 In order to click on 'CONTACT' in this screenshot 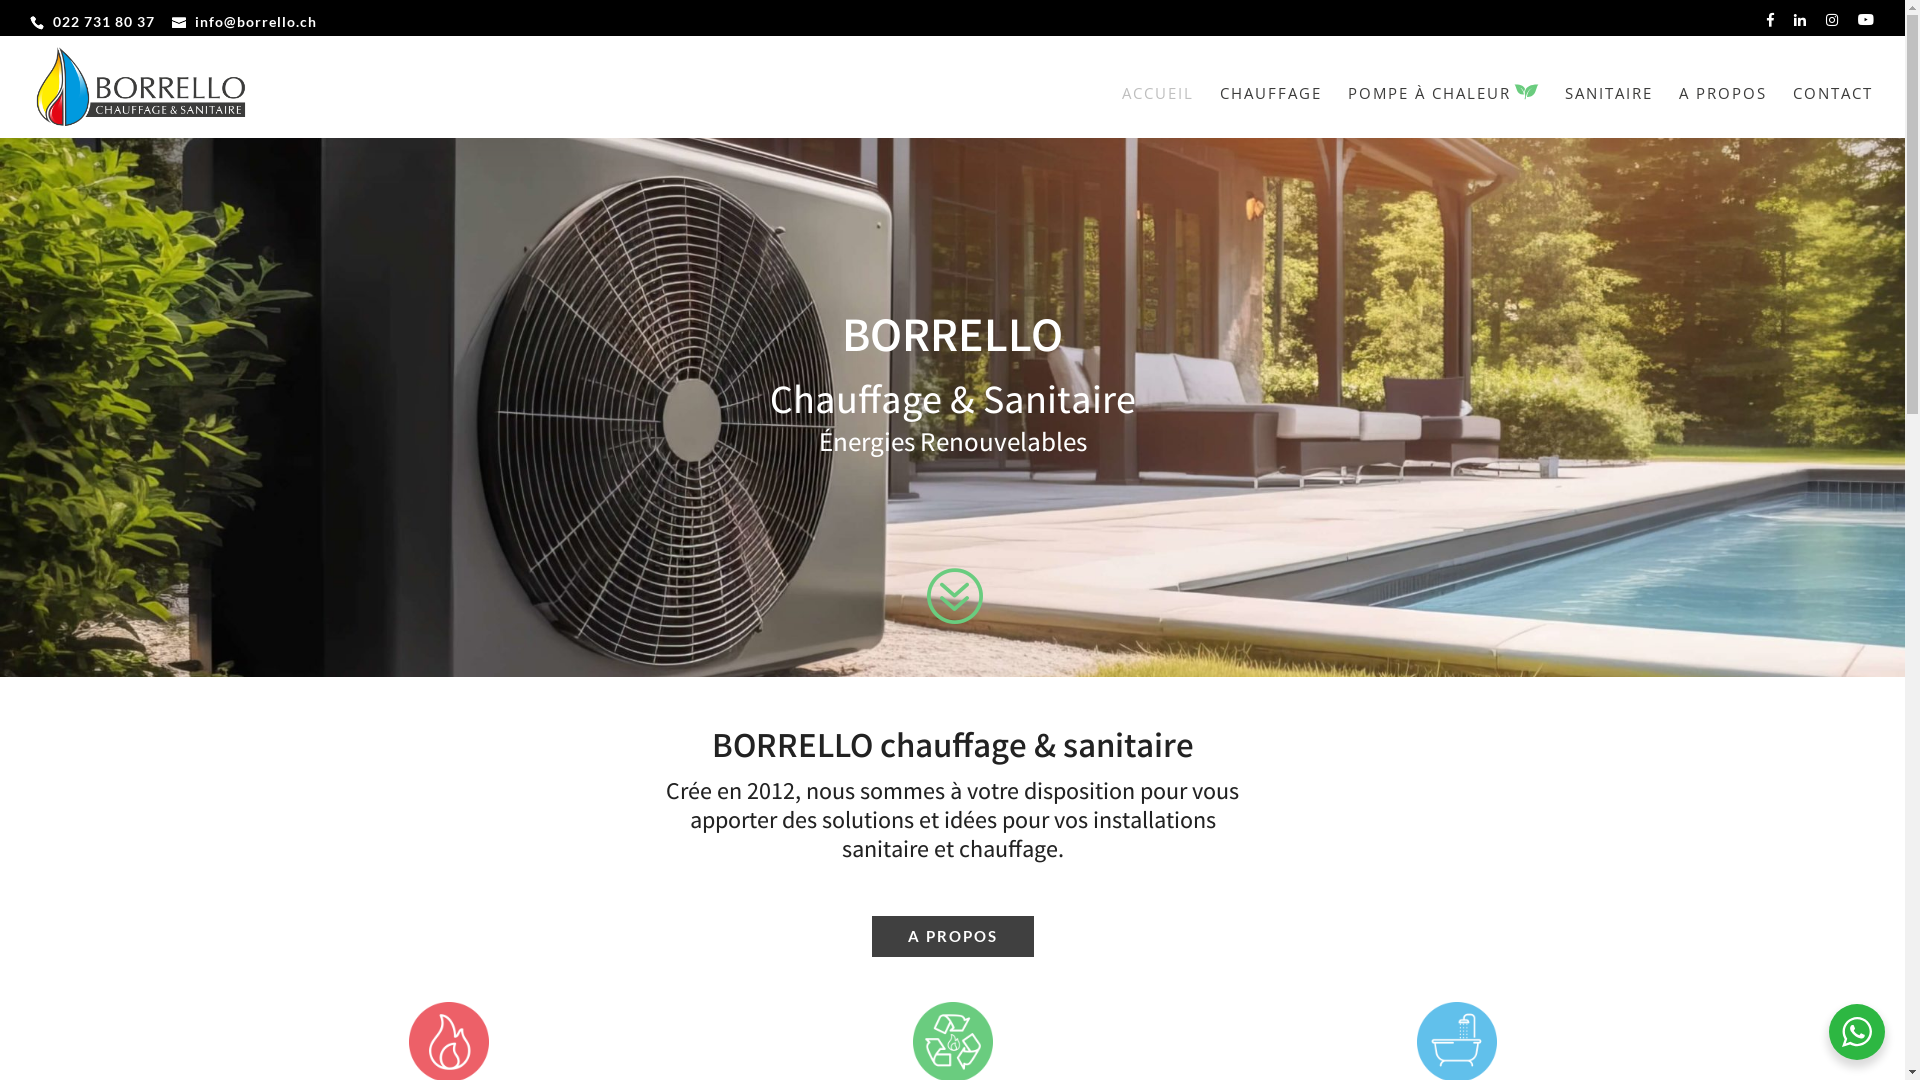, I will do `click(1833, 111)`.